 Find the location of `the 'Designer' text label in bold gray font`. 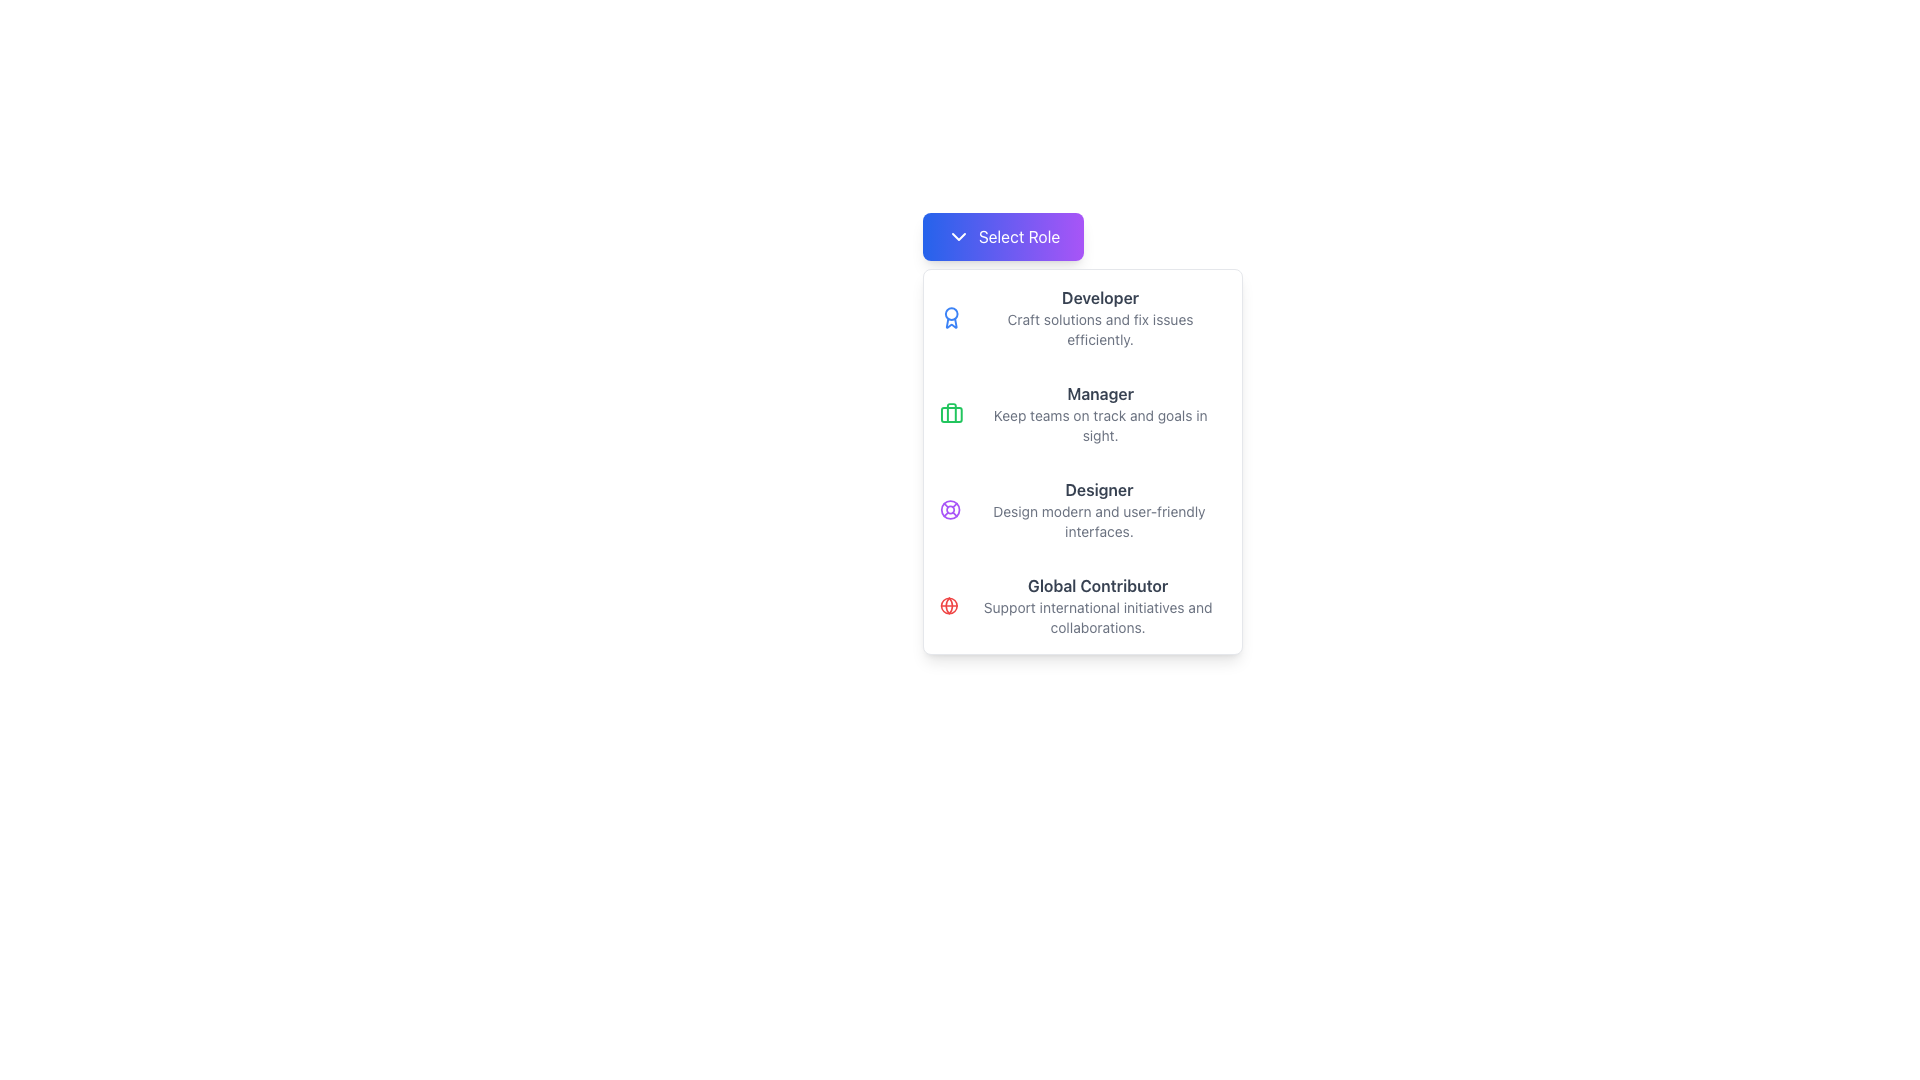

the 'Designer' text label in bold gray font is located at coordinates (1098, 489).